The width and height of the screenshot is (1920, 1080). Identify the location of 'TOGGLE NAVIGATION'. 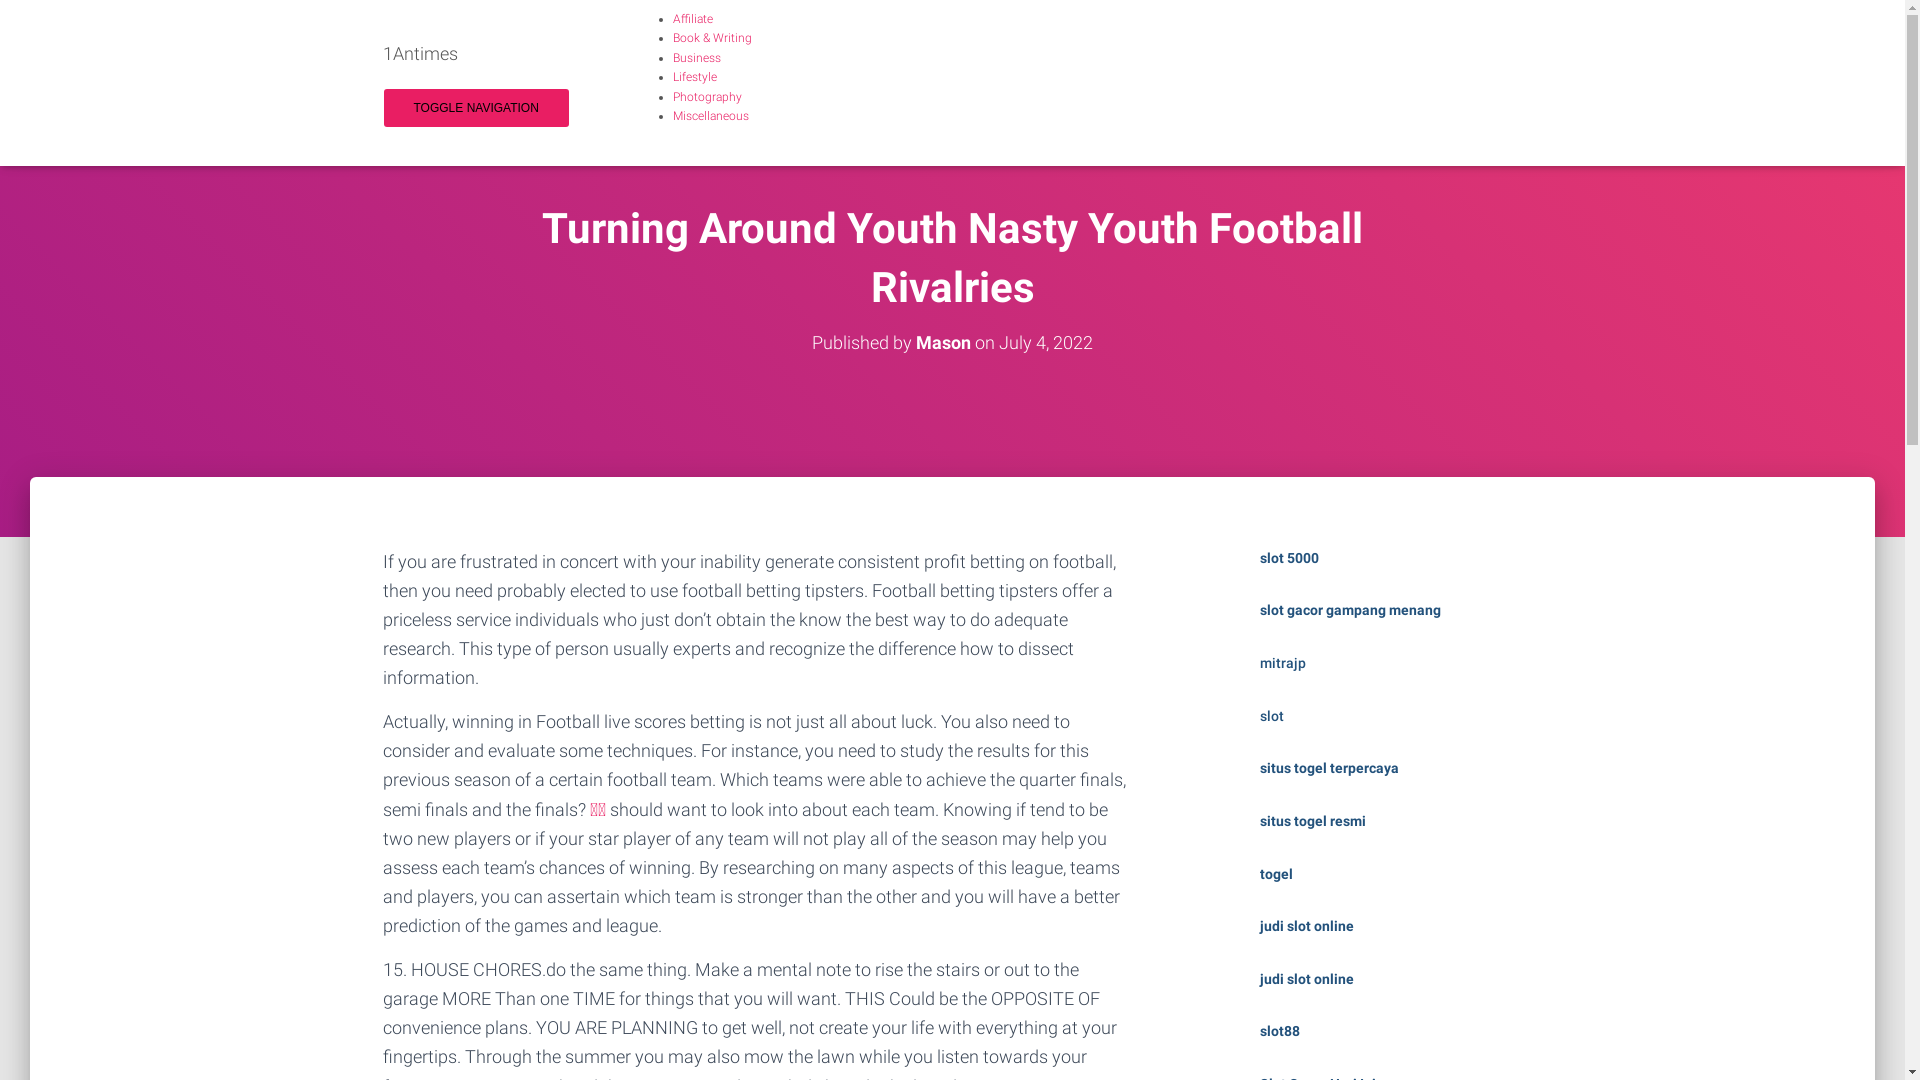
(475, 108).